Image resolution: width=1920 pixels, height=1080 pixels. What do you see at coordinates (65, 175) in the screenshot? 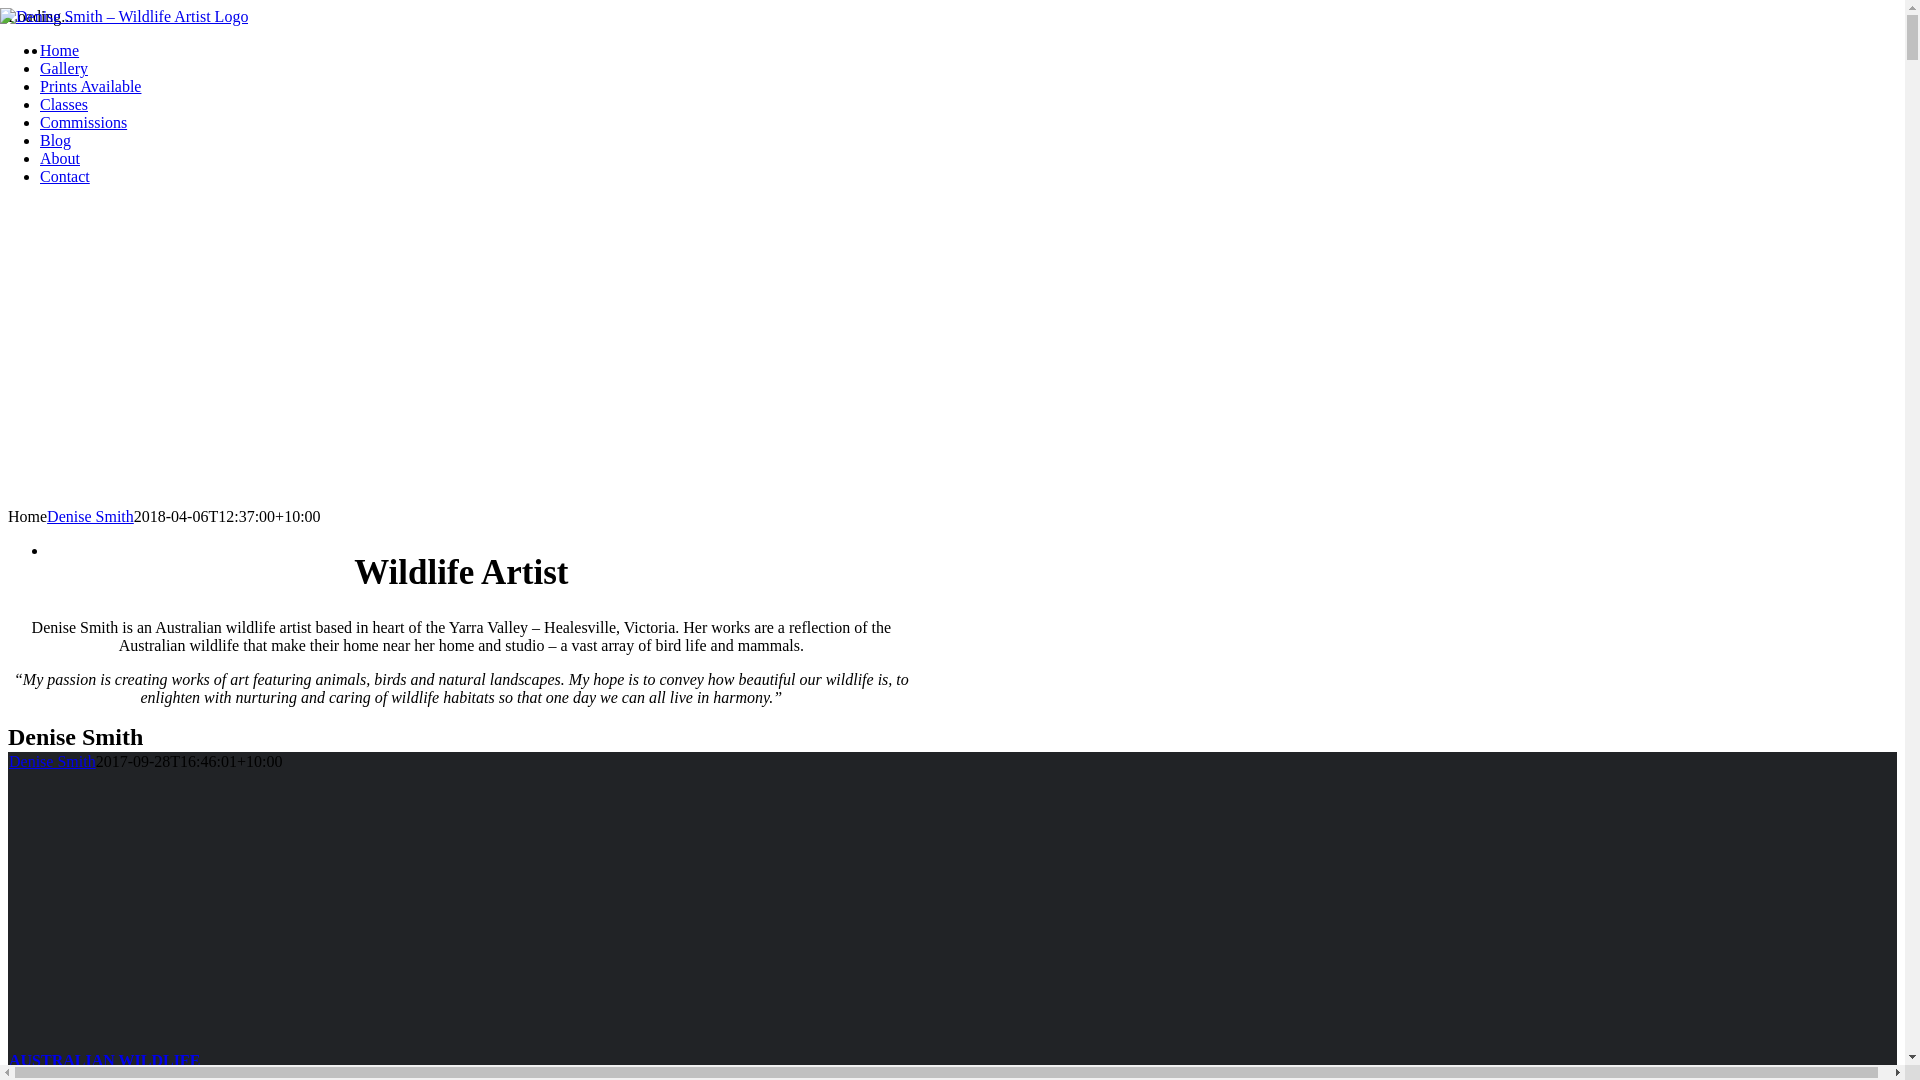
I see `'Contact'` at bounding box center [65, 175].